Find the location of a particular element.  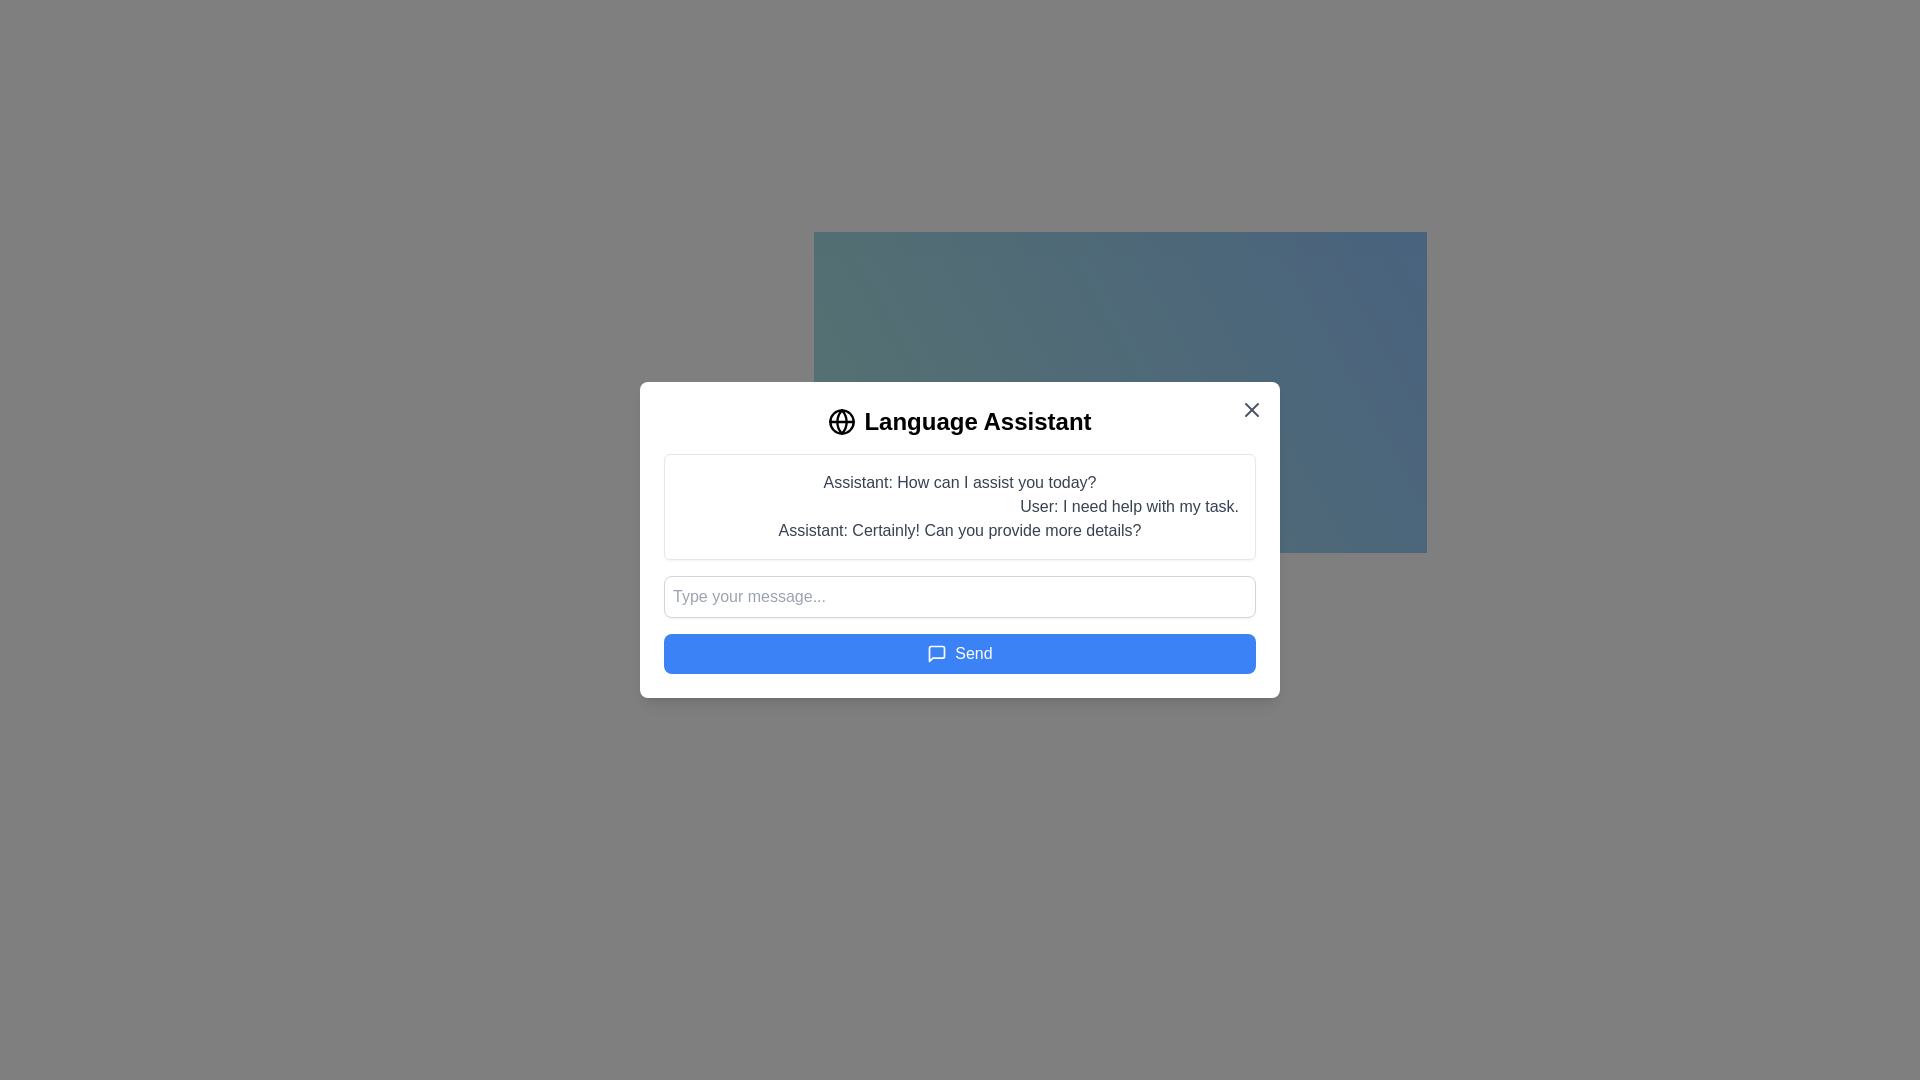

the Close button icon, which is a small gray 'X' symbol located in the top-right corner of the modal window is located at coordinates (1251, 408).